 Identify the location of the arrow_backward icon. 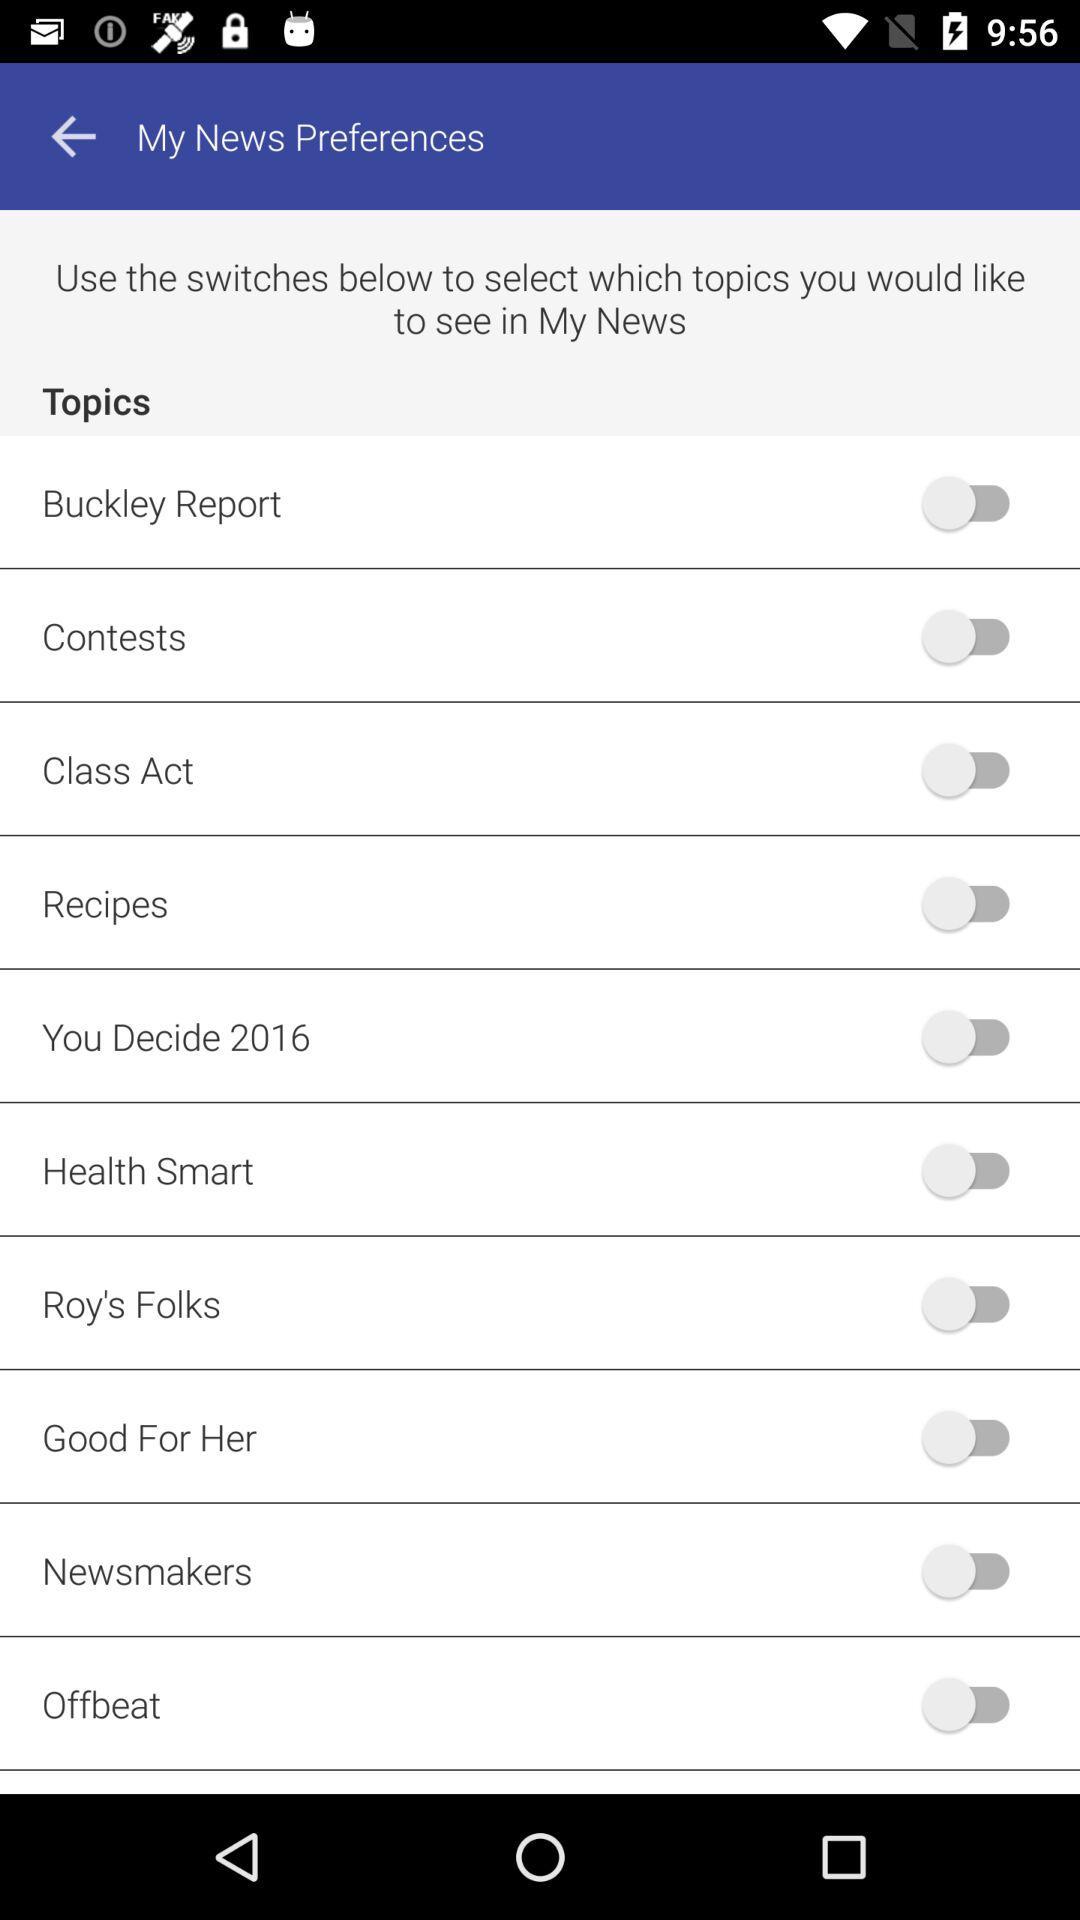
(72, 135).